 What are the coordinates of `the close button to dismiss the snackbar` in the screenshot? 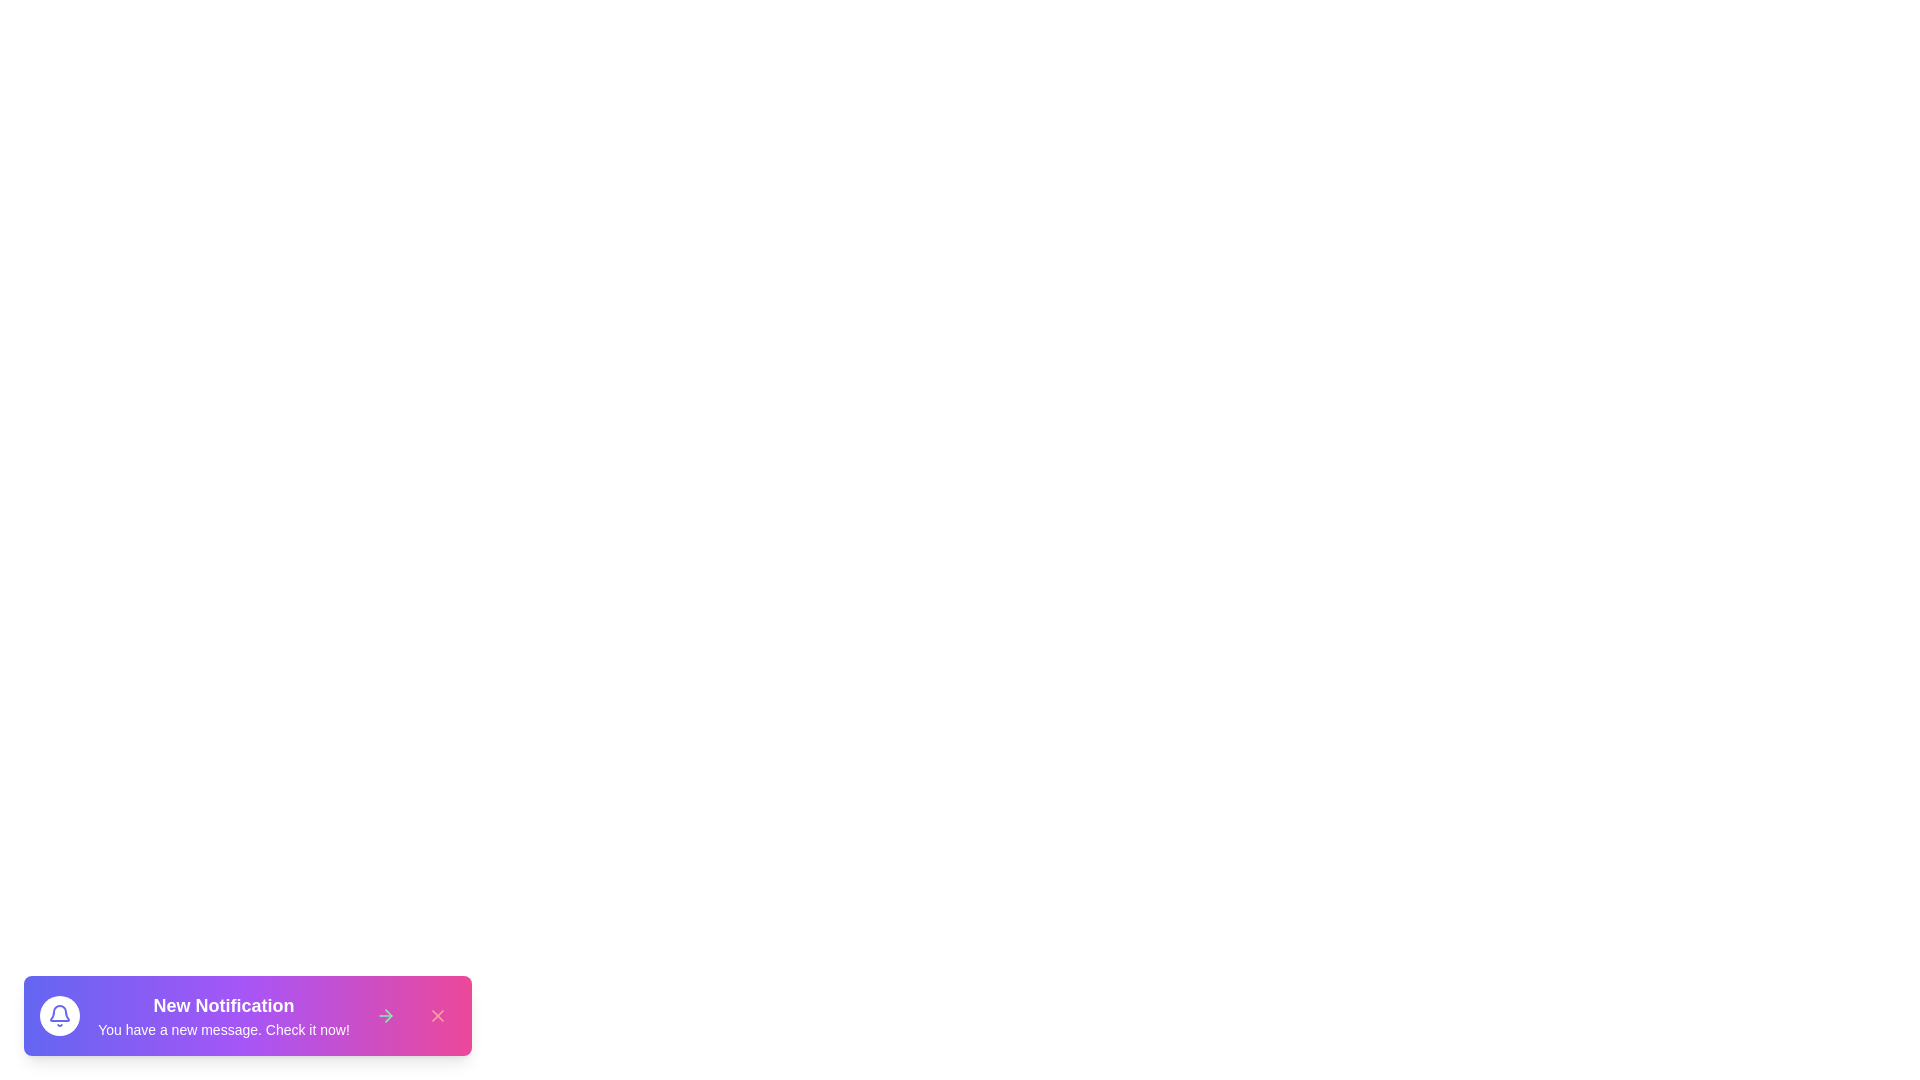 It's located at (436, 1015).